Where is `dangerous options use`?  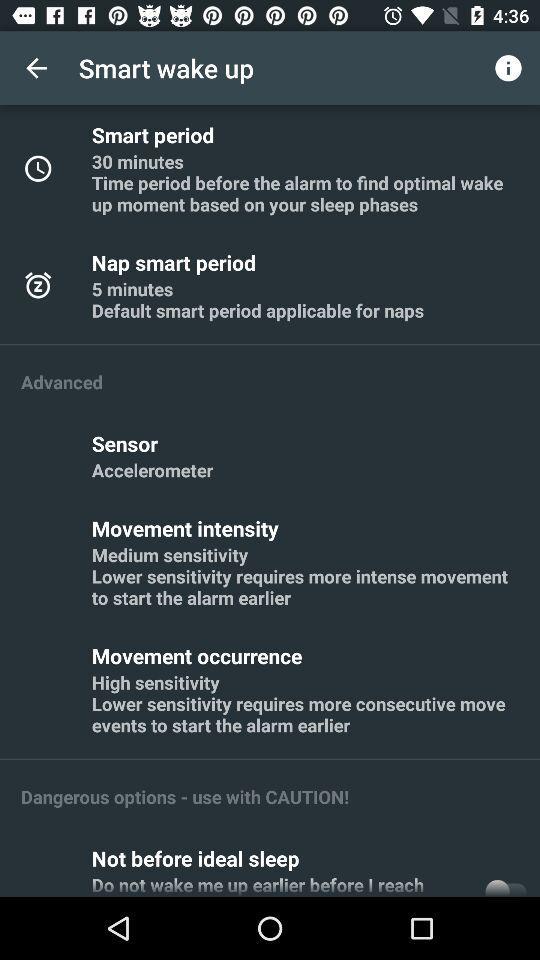
dangerous options use is located at coordinates (185, 796).